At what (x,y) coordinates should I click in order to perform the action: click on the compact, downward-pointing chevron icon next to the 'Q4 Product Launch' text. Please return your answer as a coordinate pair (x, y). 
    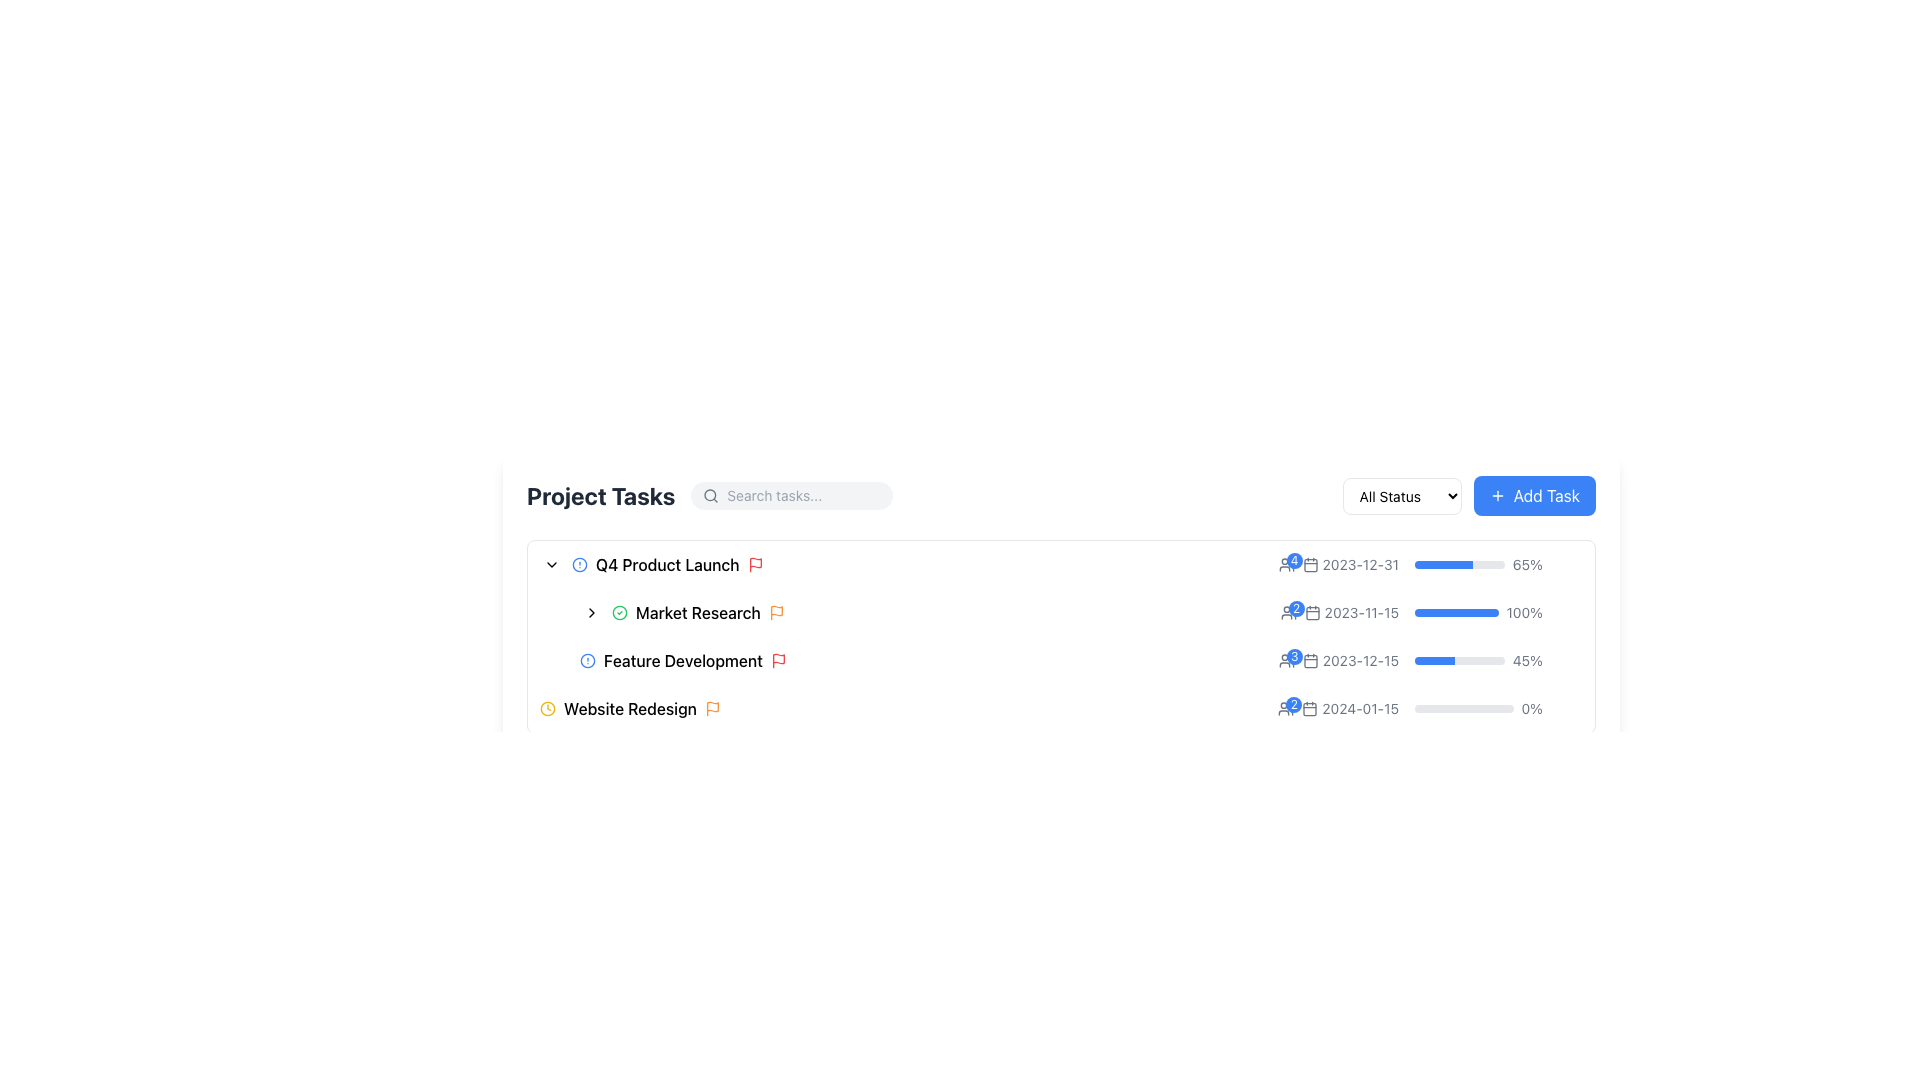
    Looking at the image, I should click on (552, 564).